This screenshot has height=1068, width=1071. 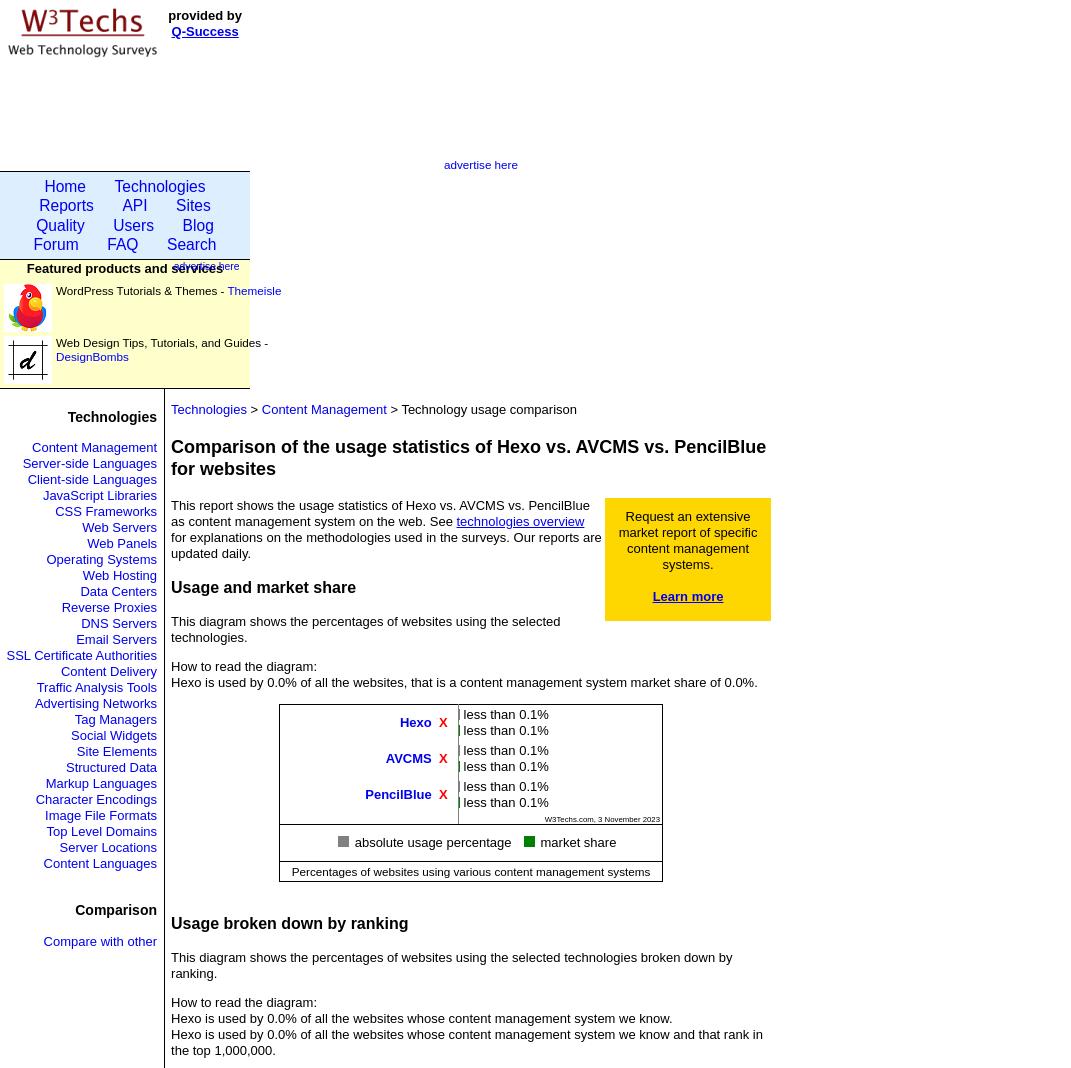 What do you see at coordinates (174, 205) in the screenshot?
I see `'Sites'` at bounding box center [174, 205].